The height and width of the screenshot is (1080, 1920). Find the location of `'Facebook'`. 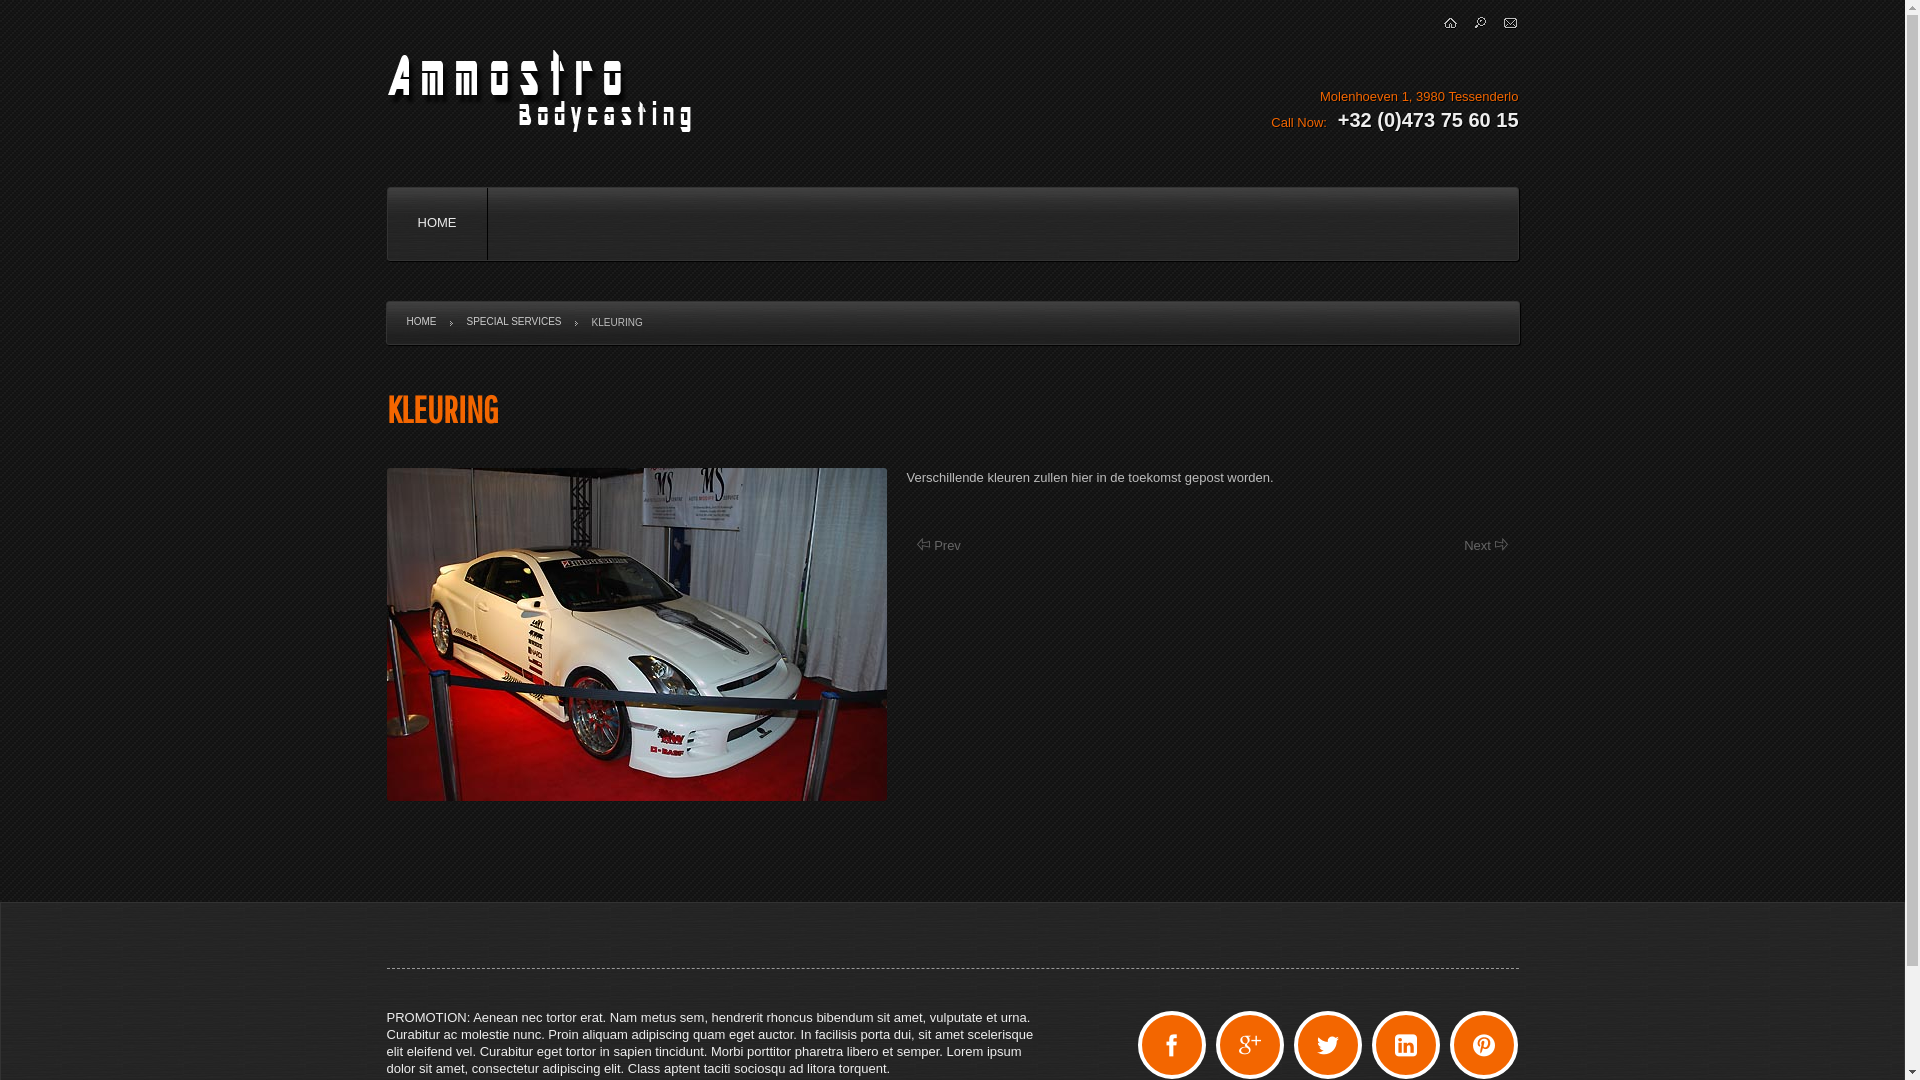

'Facebook' is located at coordinates (1171, 1044).